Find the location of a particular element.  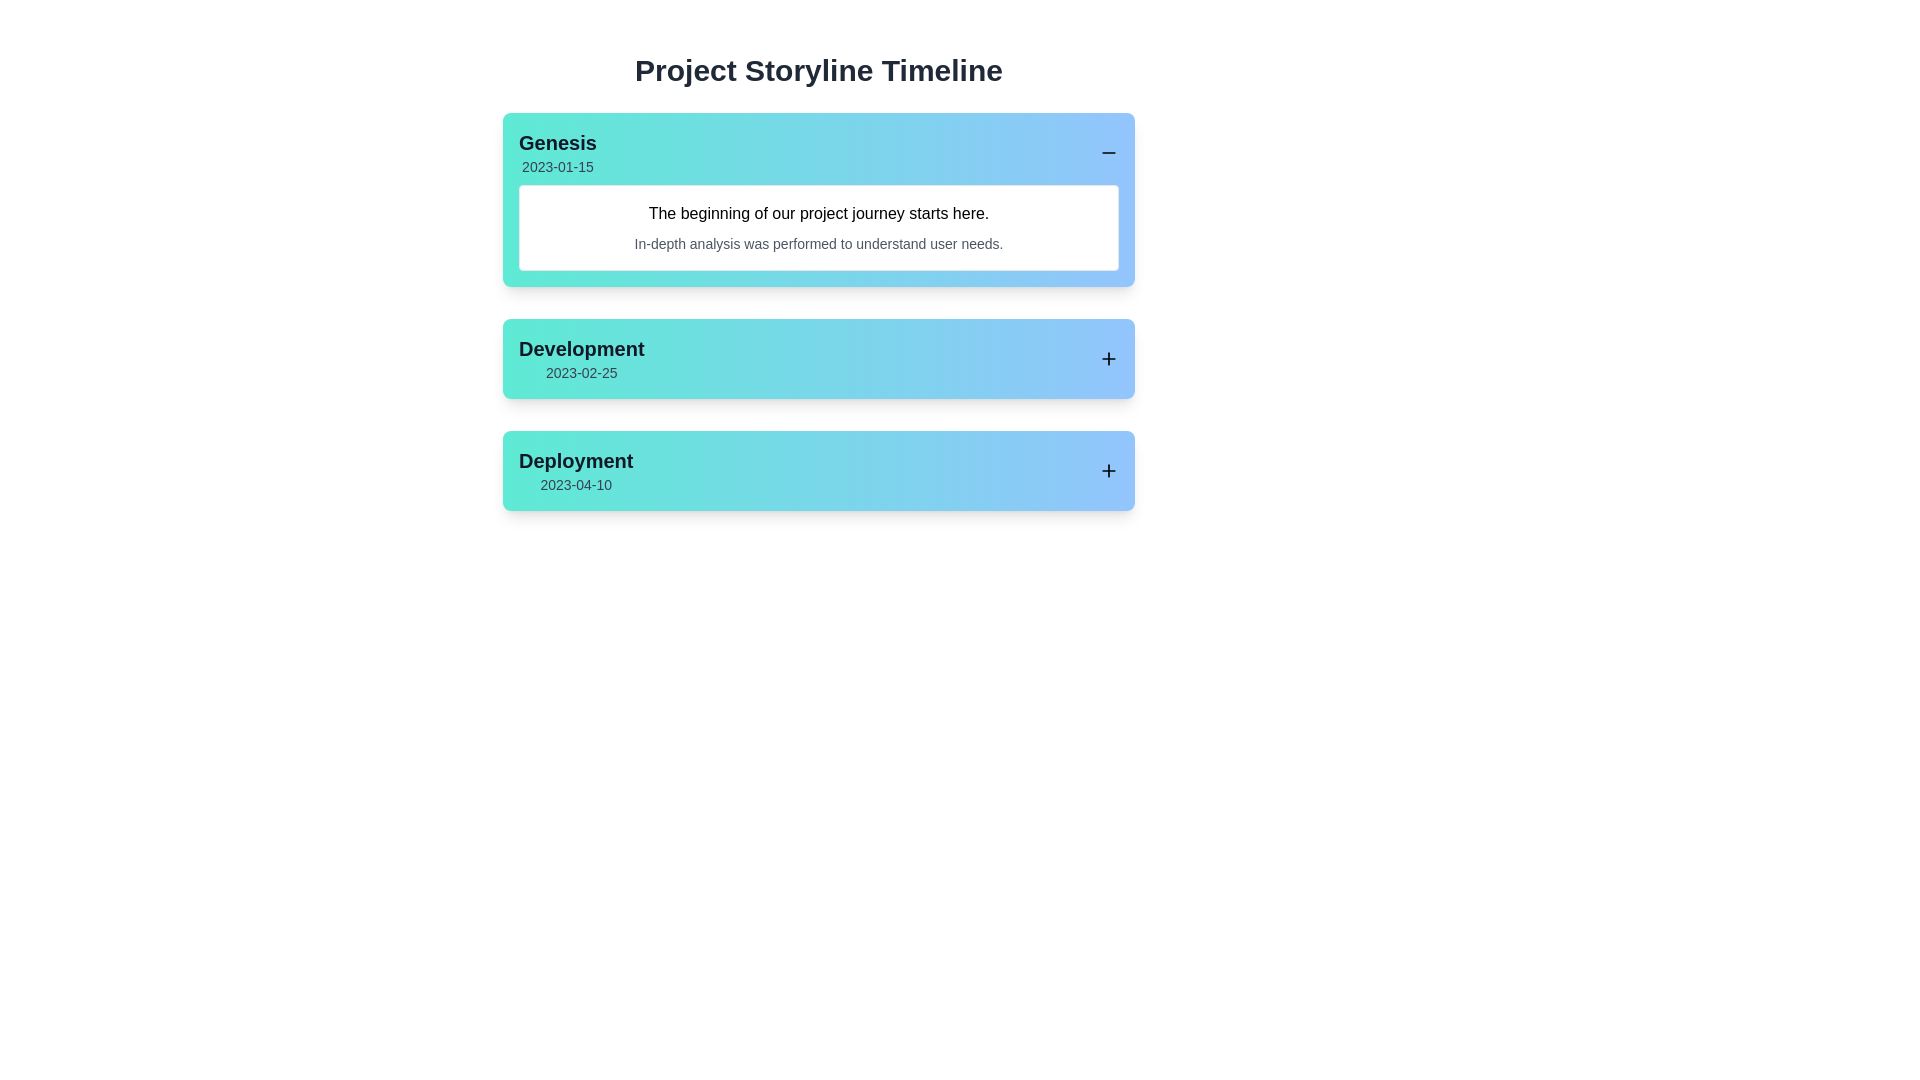

the text displaying the date '2023-04-10' located within the 'Deployment' content card under the 'Project Storyline Timeline' section is located at coordinates (575, 485).